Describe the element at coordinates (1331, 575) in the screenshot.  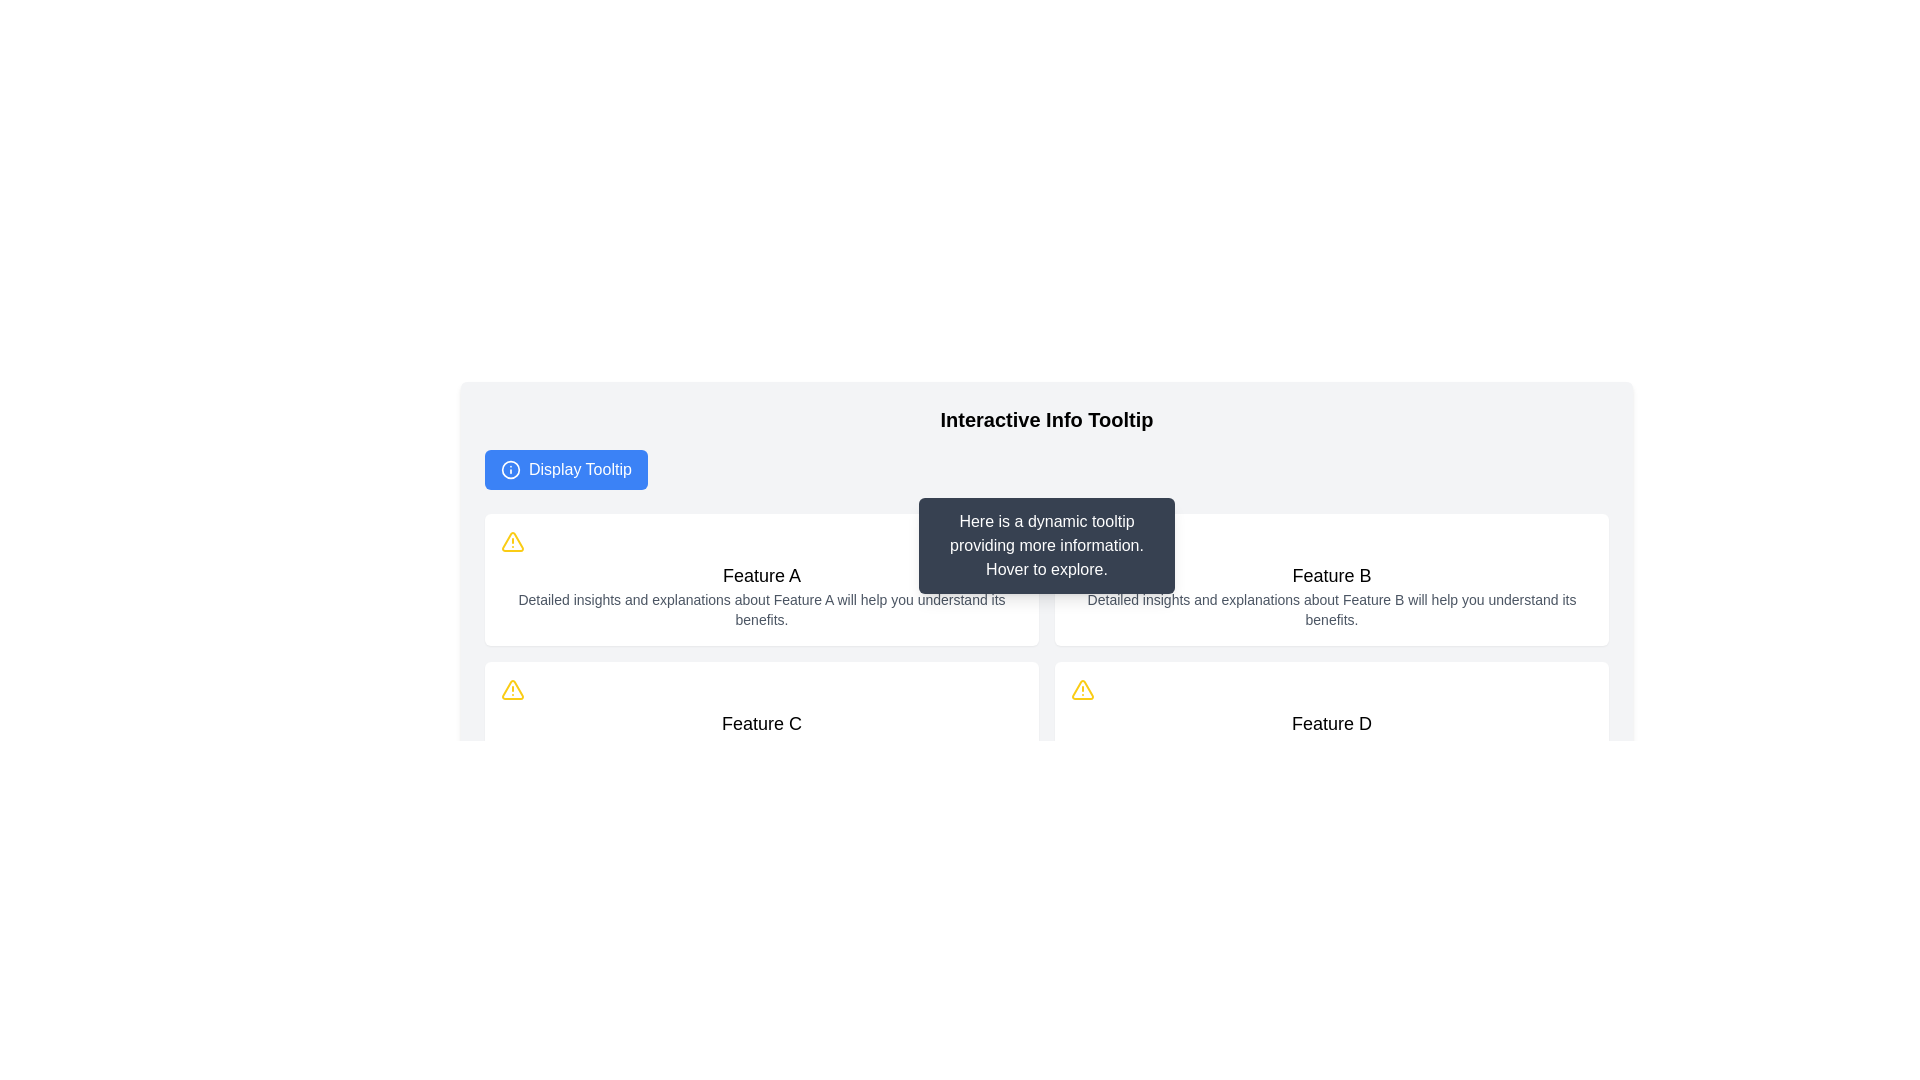
I see `the title text located at the top-center of its card in the second column of a four-column grid layout, which provides a label for its associated content` at that location.